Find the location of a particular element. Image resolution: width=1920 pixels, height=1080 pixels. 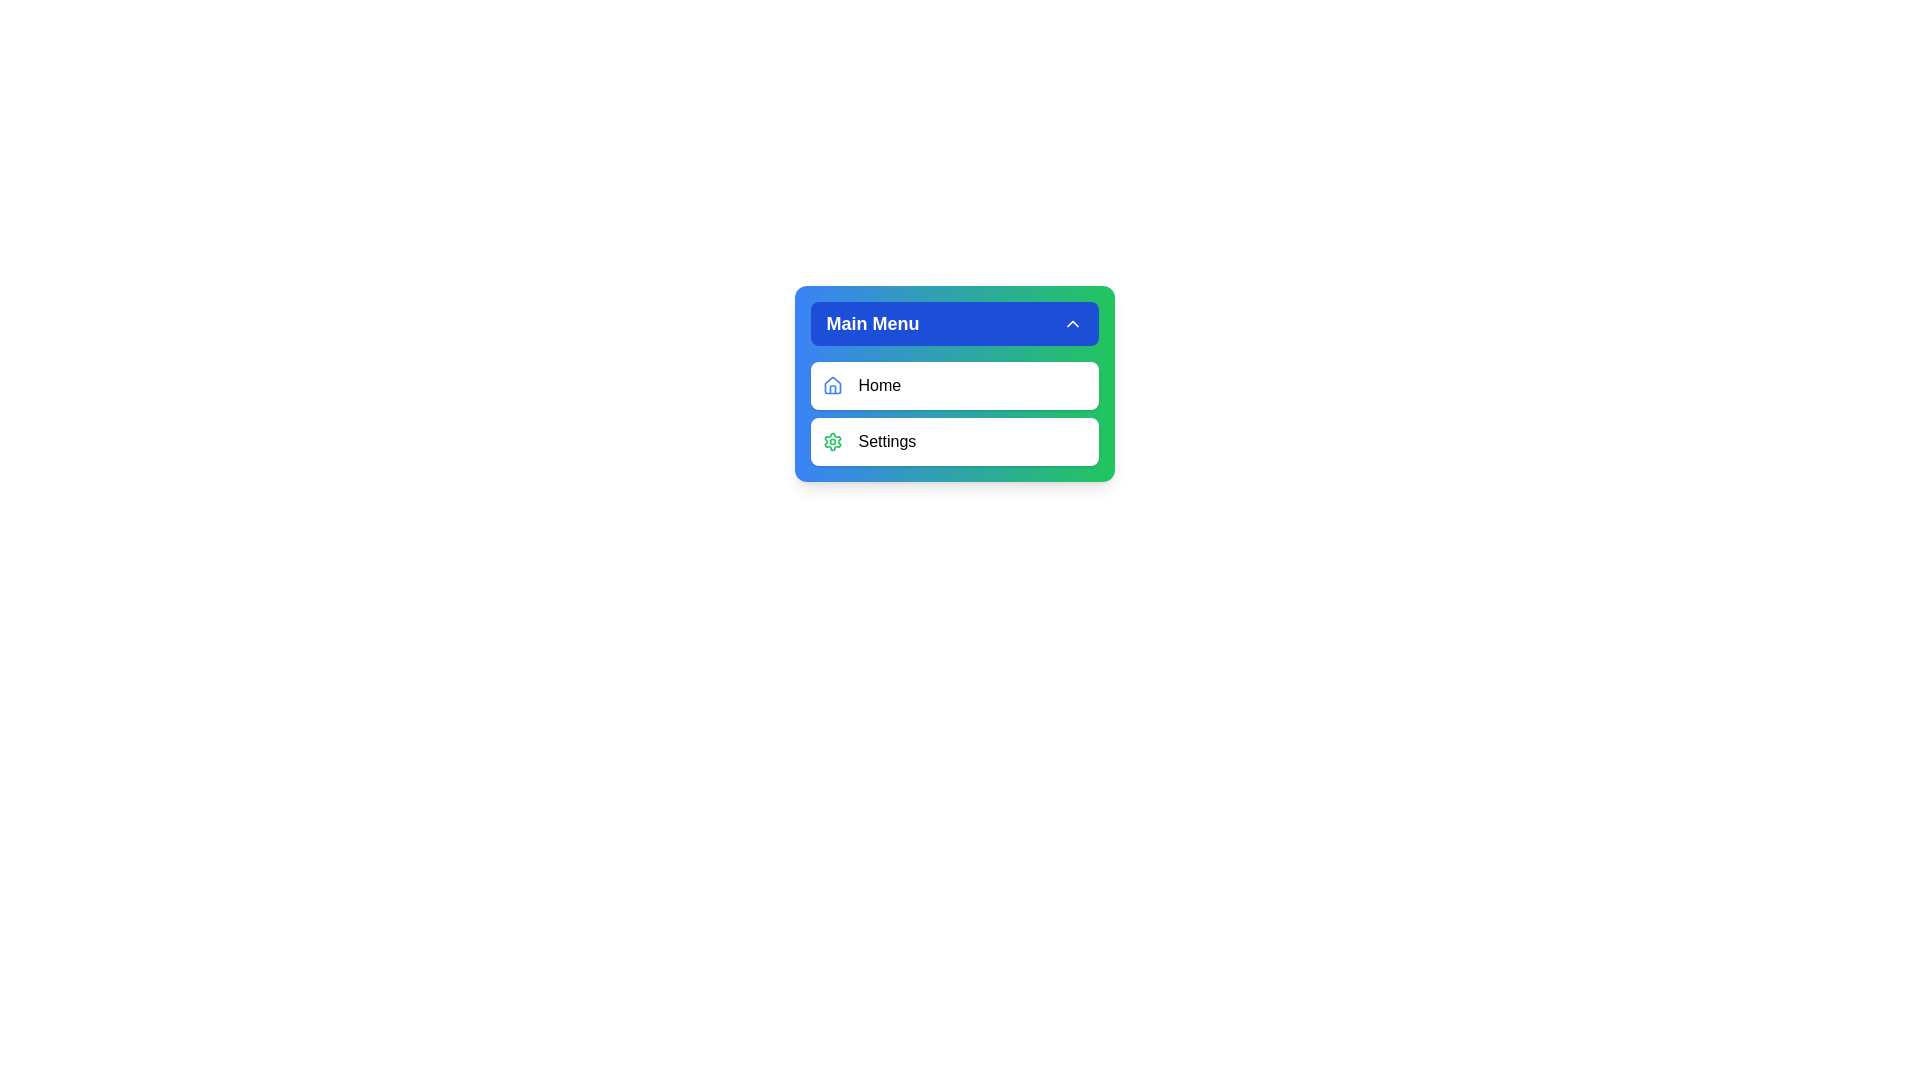

the chevron icon located on the far right side of the 'Main Menu' header is located at coordinates (1071, 323).